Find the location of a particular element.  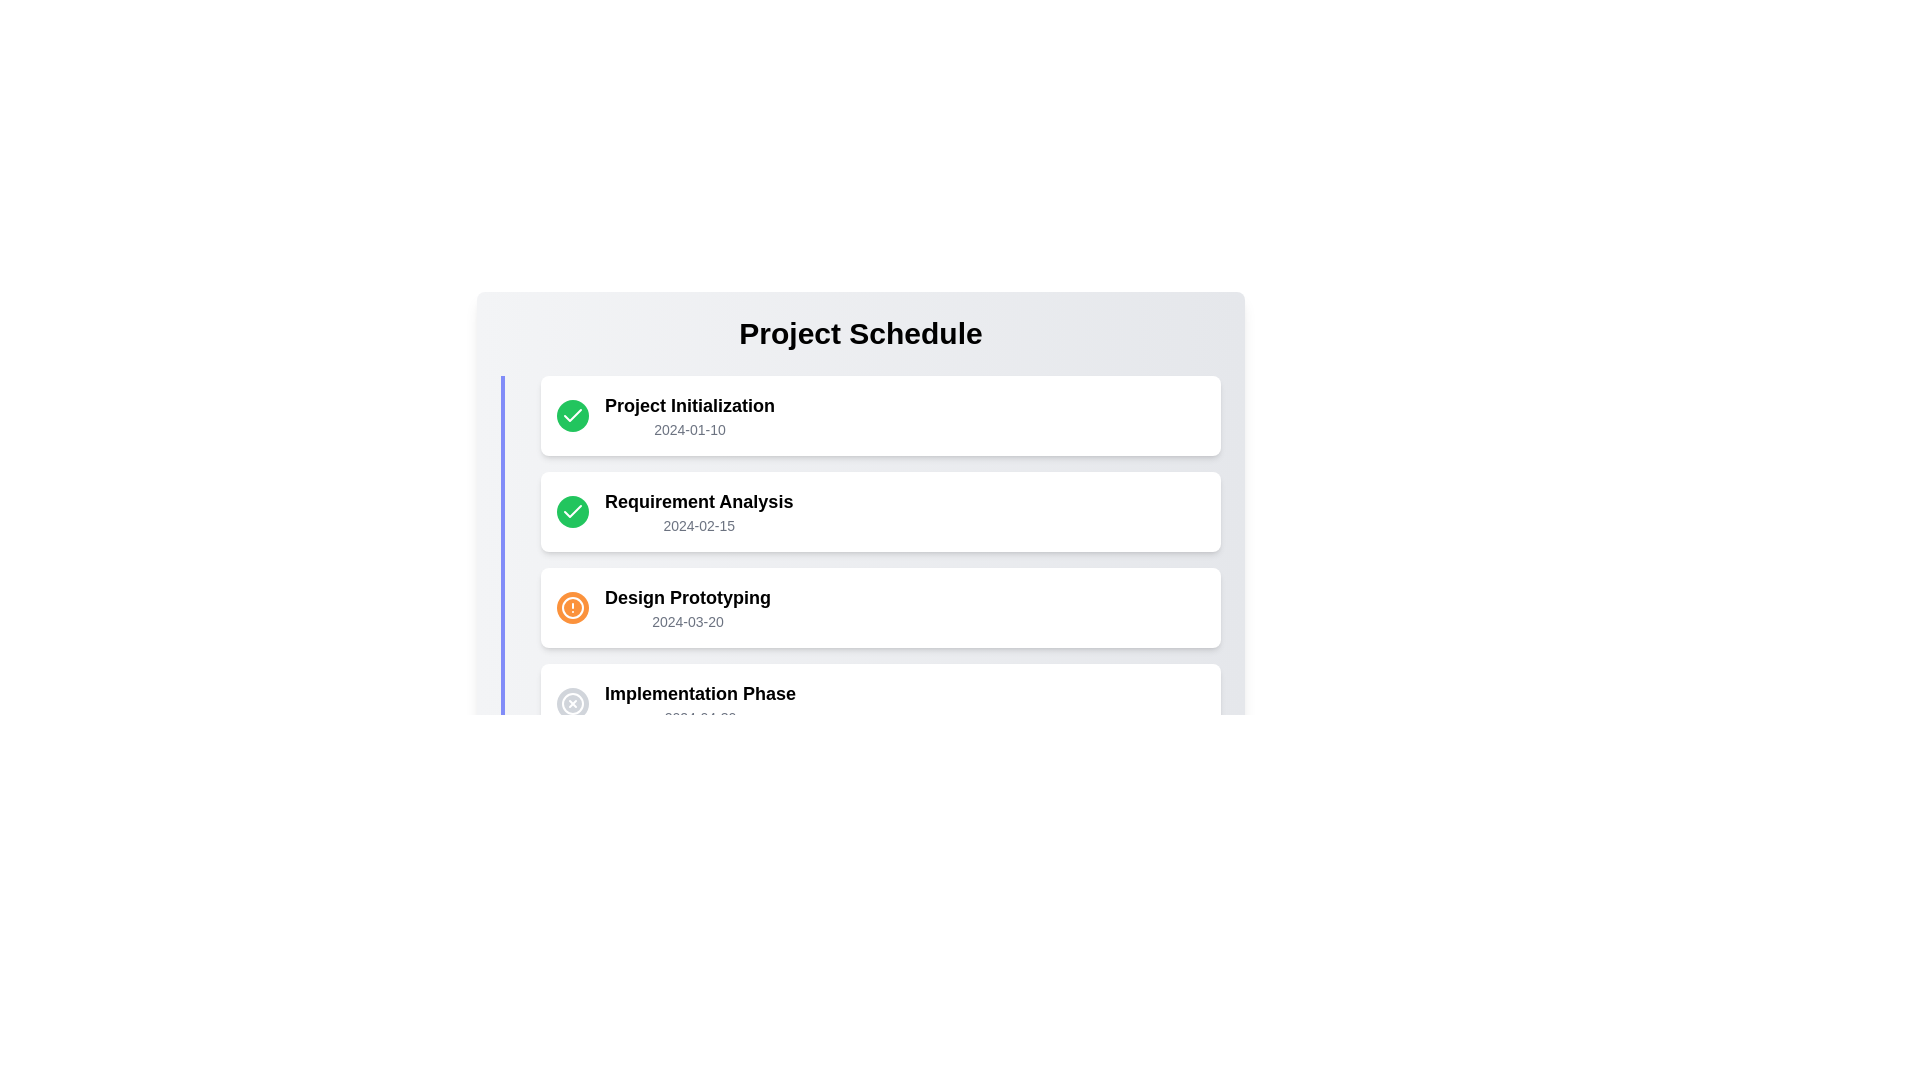

the 'Design Prototyping' label, which is a bold heading located above the date '2024-03-20' in the schedule is located at coordinates (687, 596).